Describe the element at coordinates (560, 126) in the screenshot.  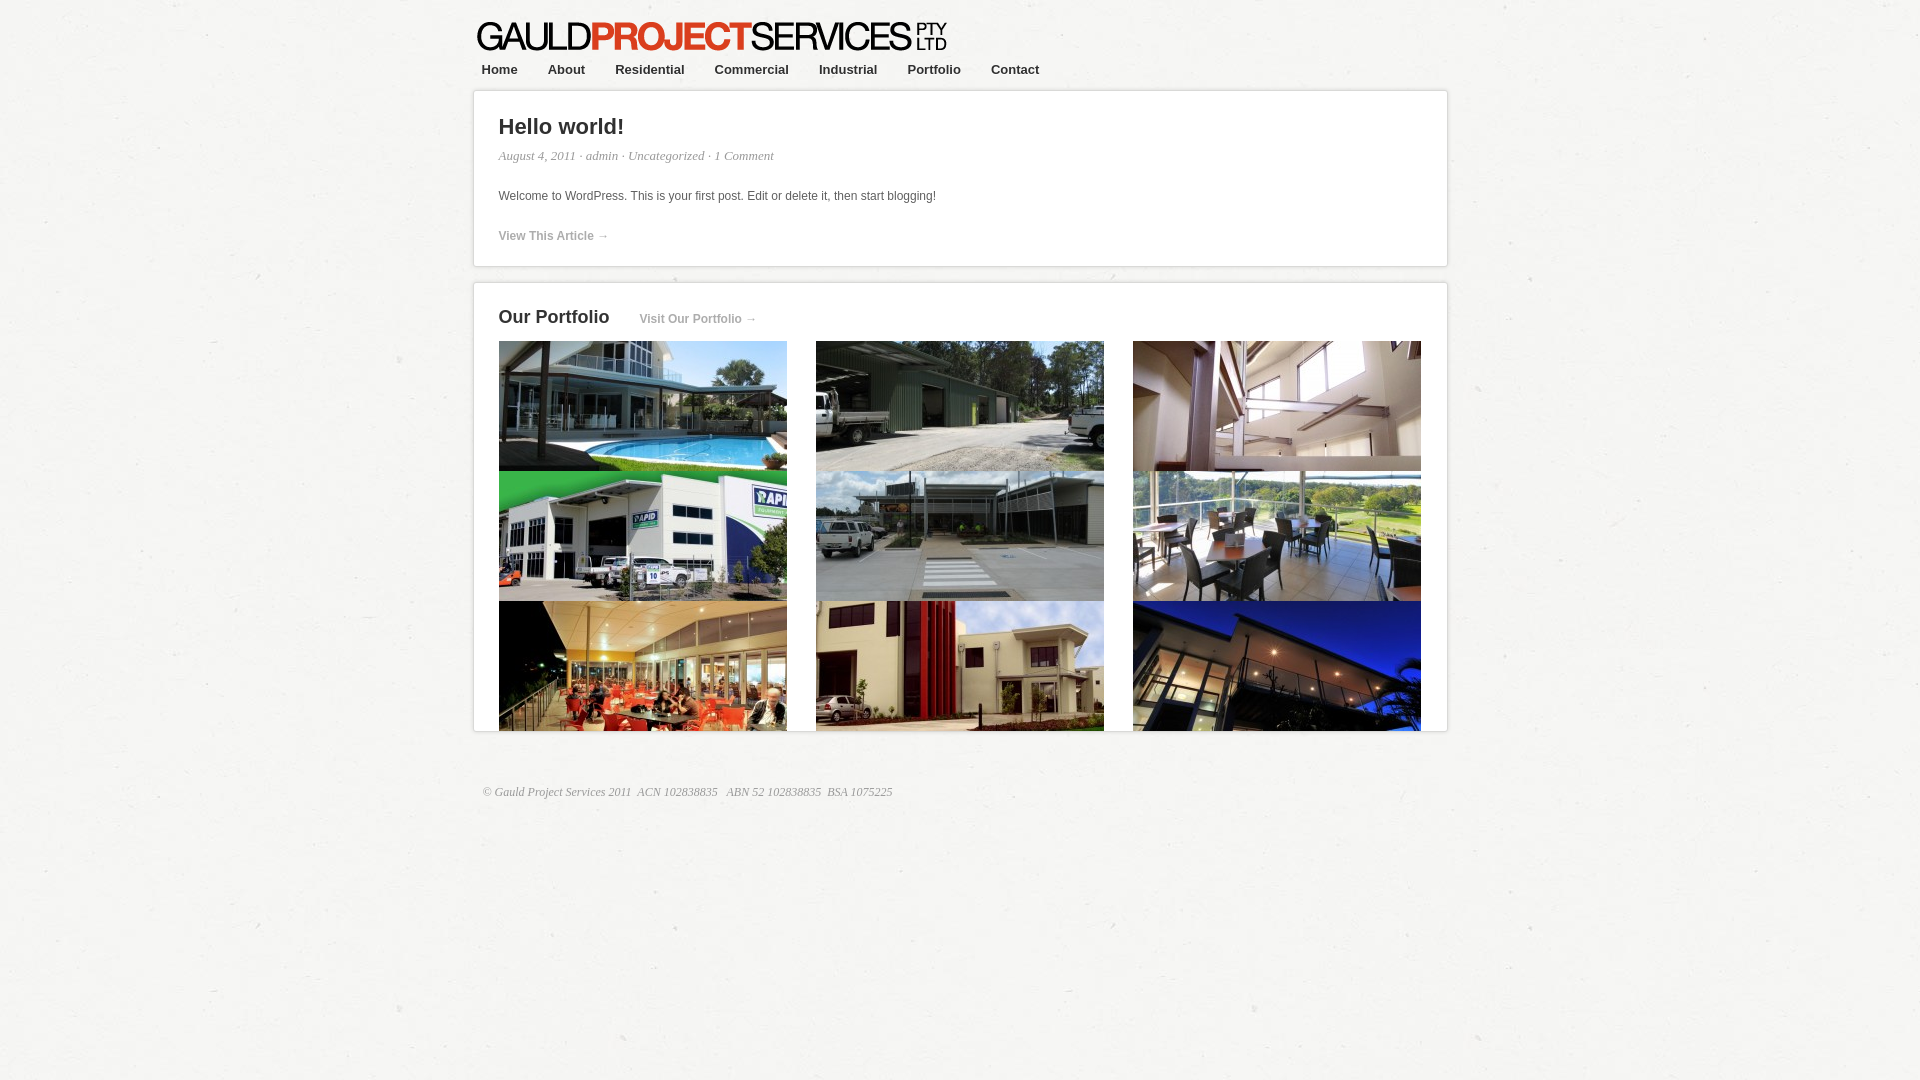
I see `'Hello world!'` at that location.